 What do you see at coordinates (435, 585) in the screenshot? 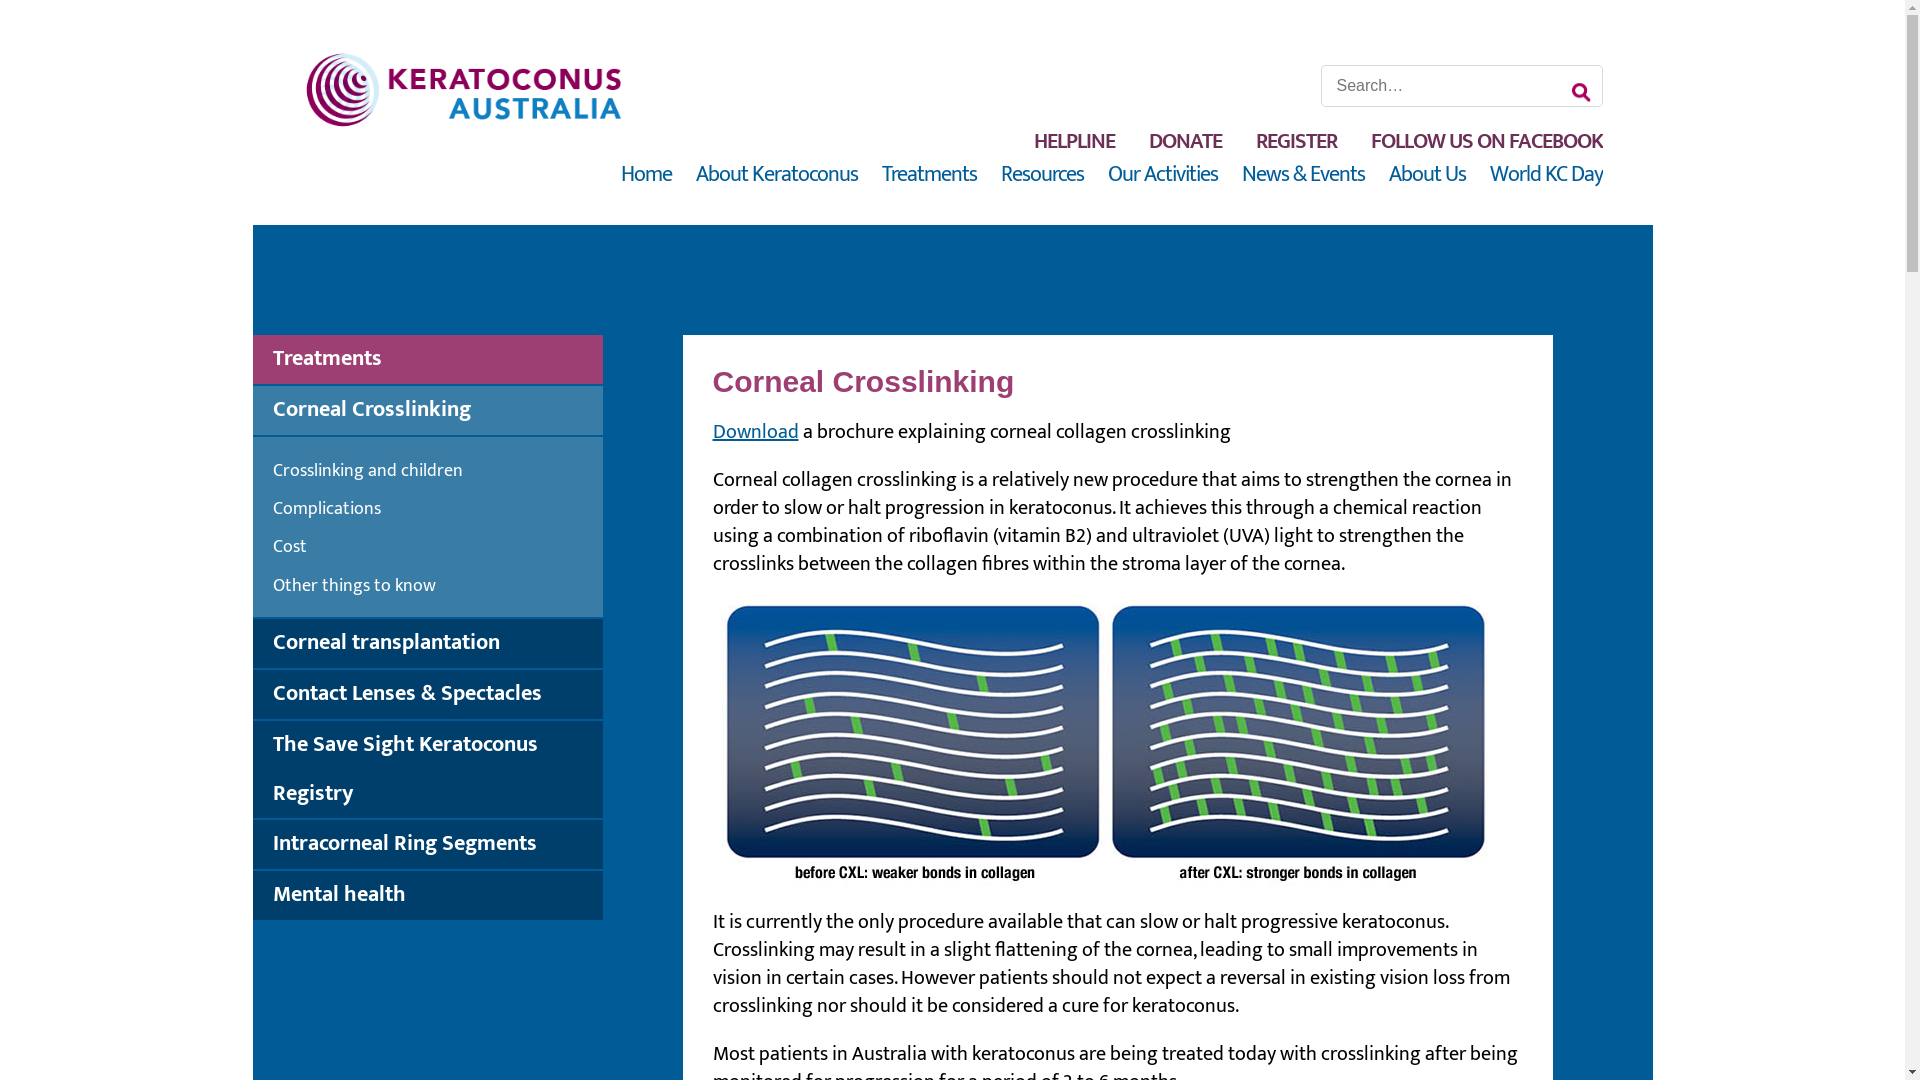
I see `'Other things to know'` at bounding box center [435, 585].